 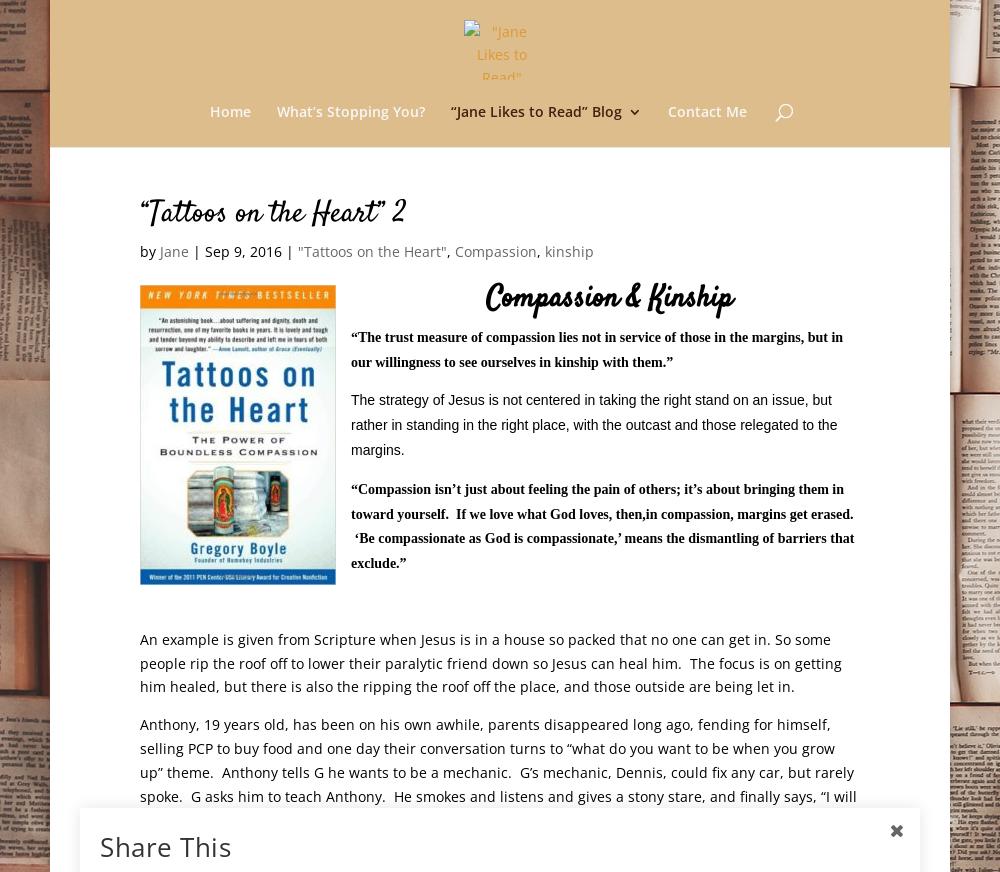 I want to click on 'Compassion & Kinship', so click(x=608, y=297).